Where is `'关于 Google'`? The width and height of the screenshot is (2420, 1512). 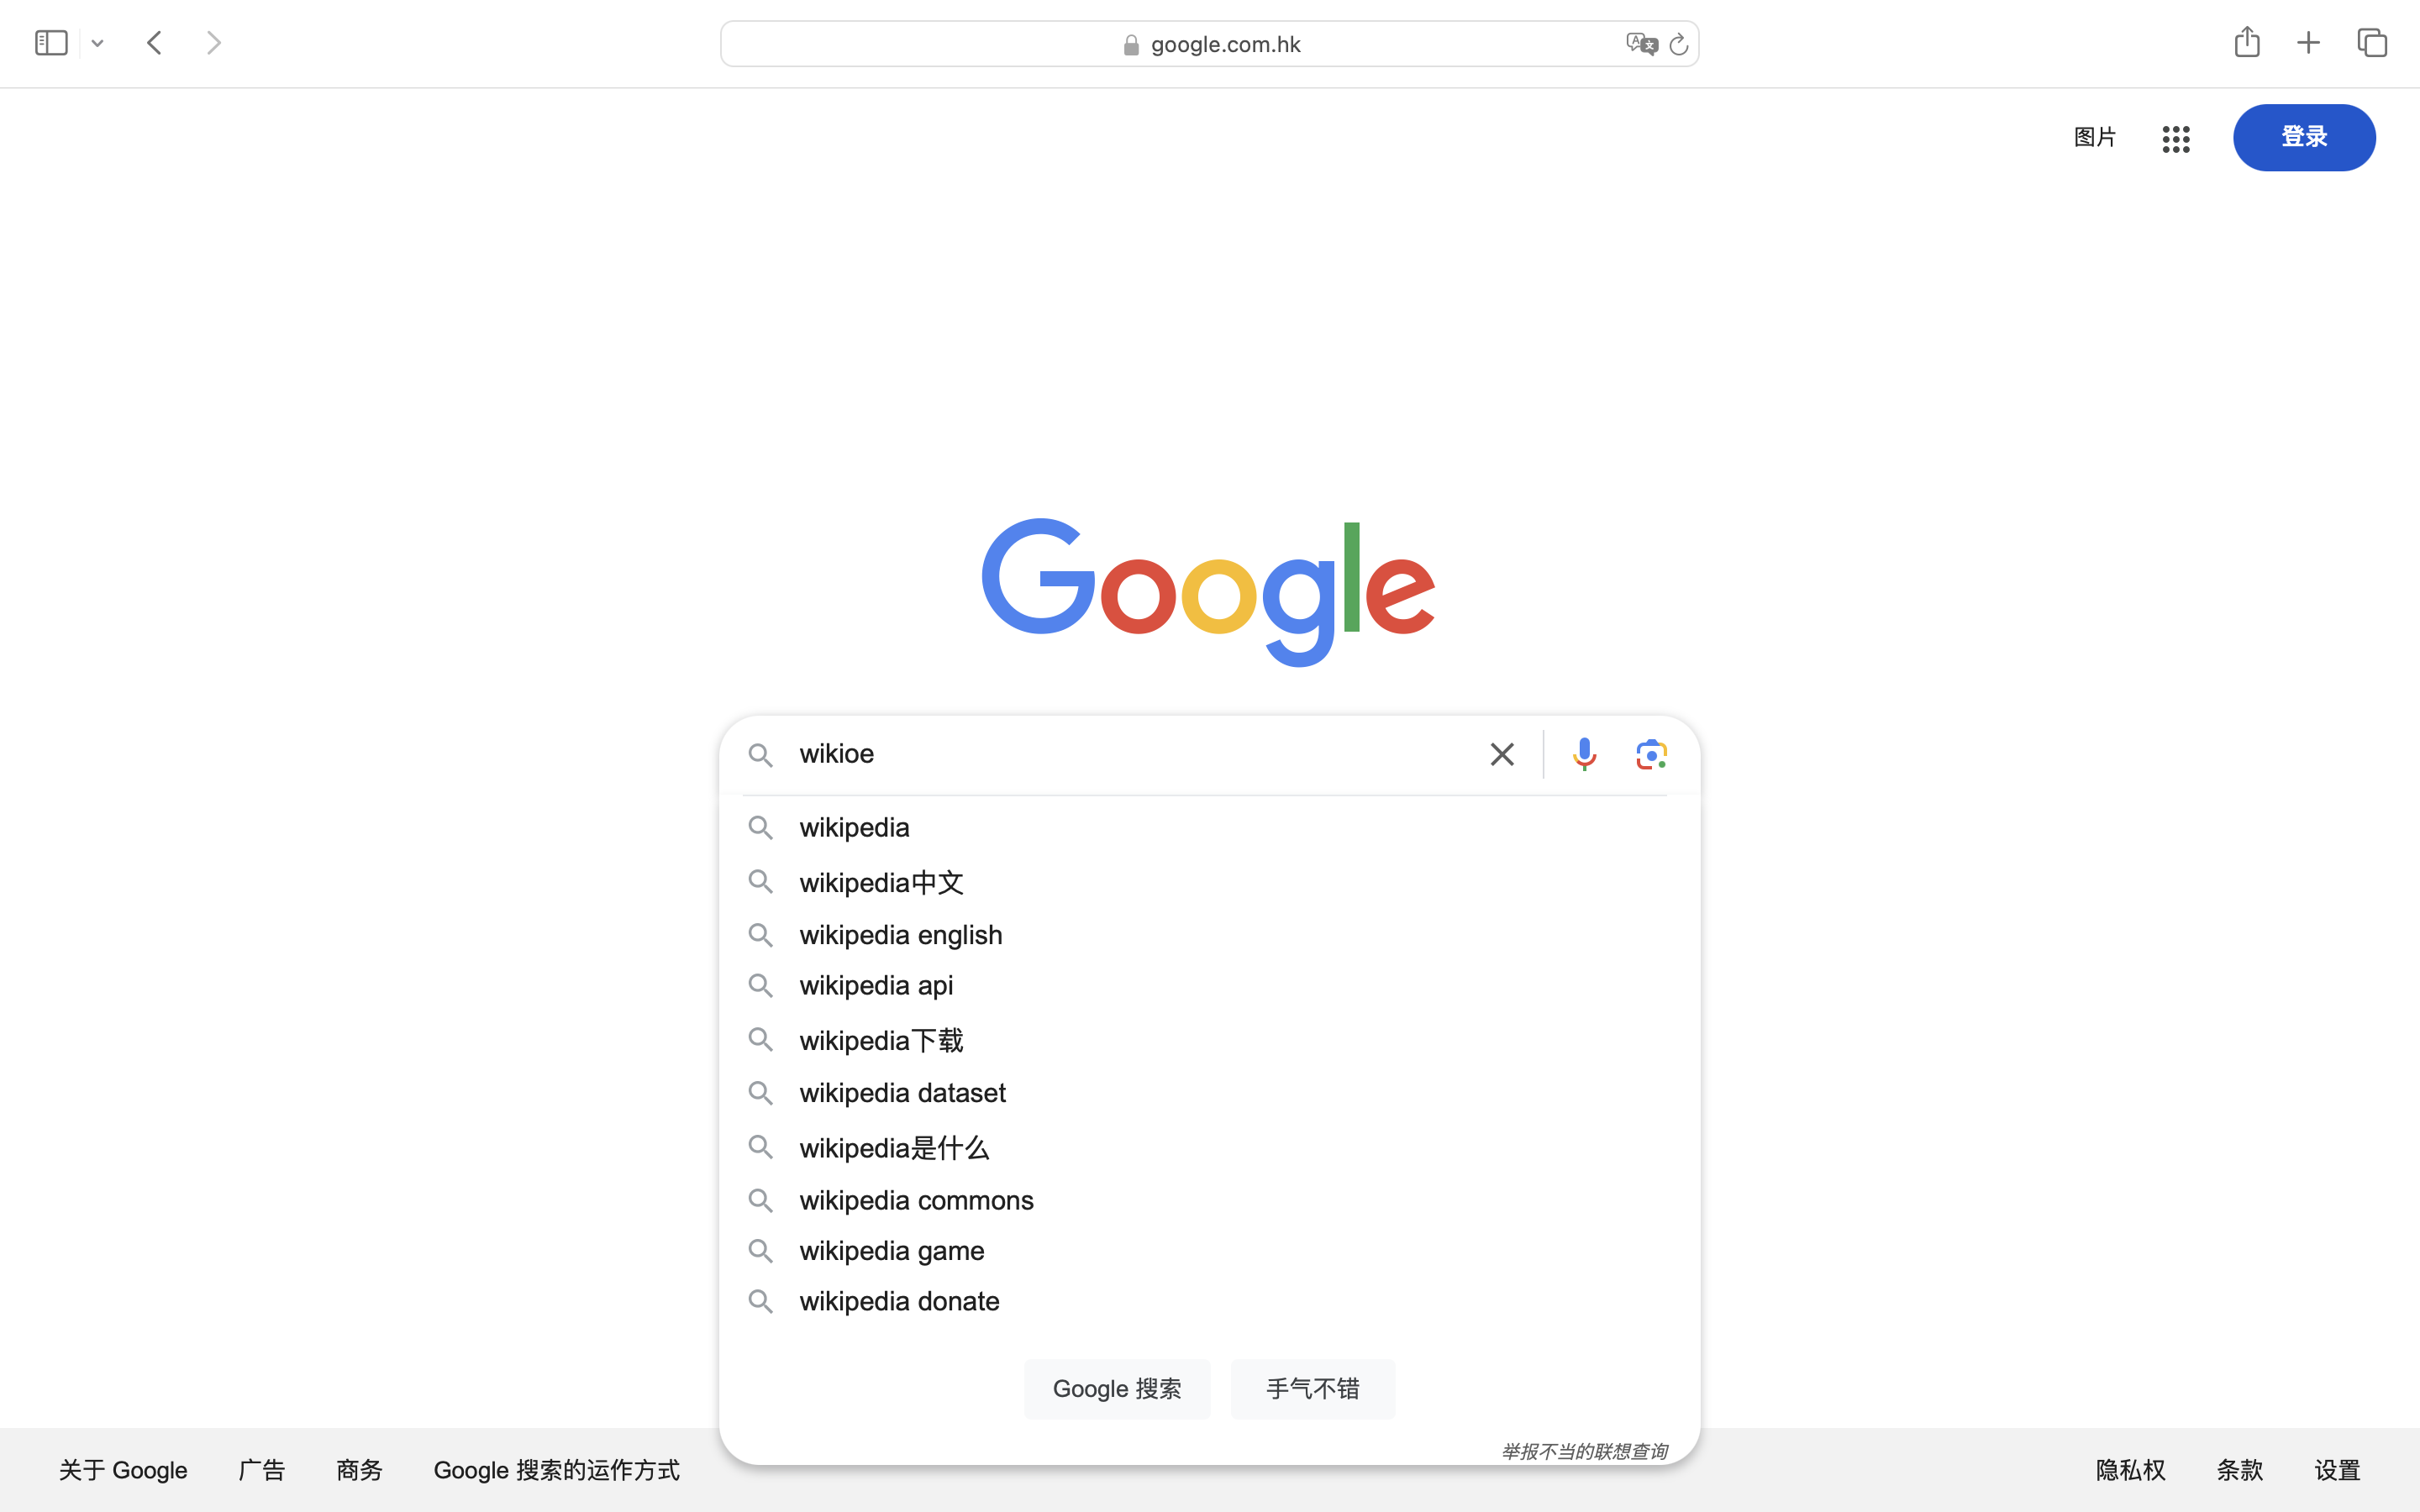
'关于 Google' is located at coordinates (124, 1468).